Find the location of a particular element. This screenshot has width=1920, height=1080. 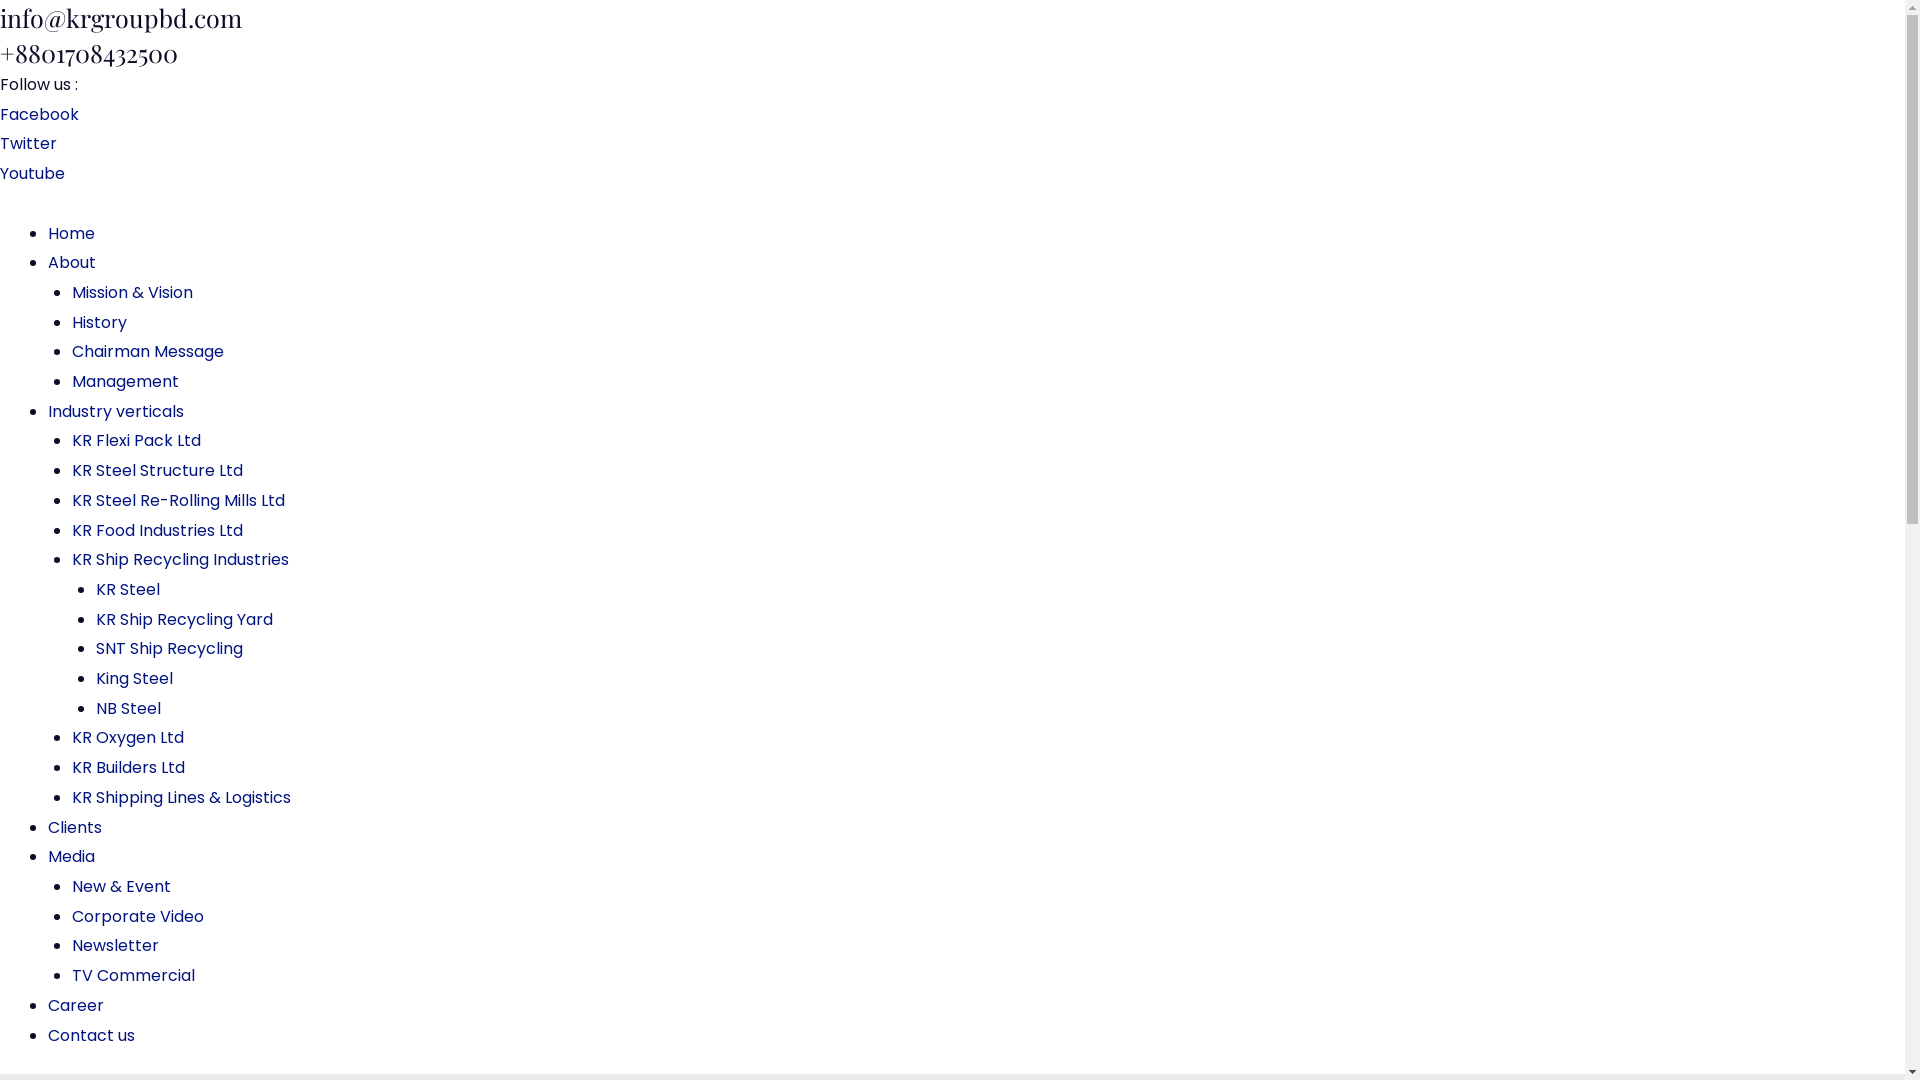

'KR Food Industries Ltd' is located at coordinates (156, 529).